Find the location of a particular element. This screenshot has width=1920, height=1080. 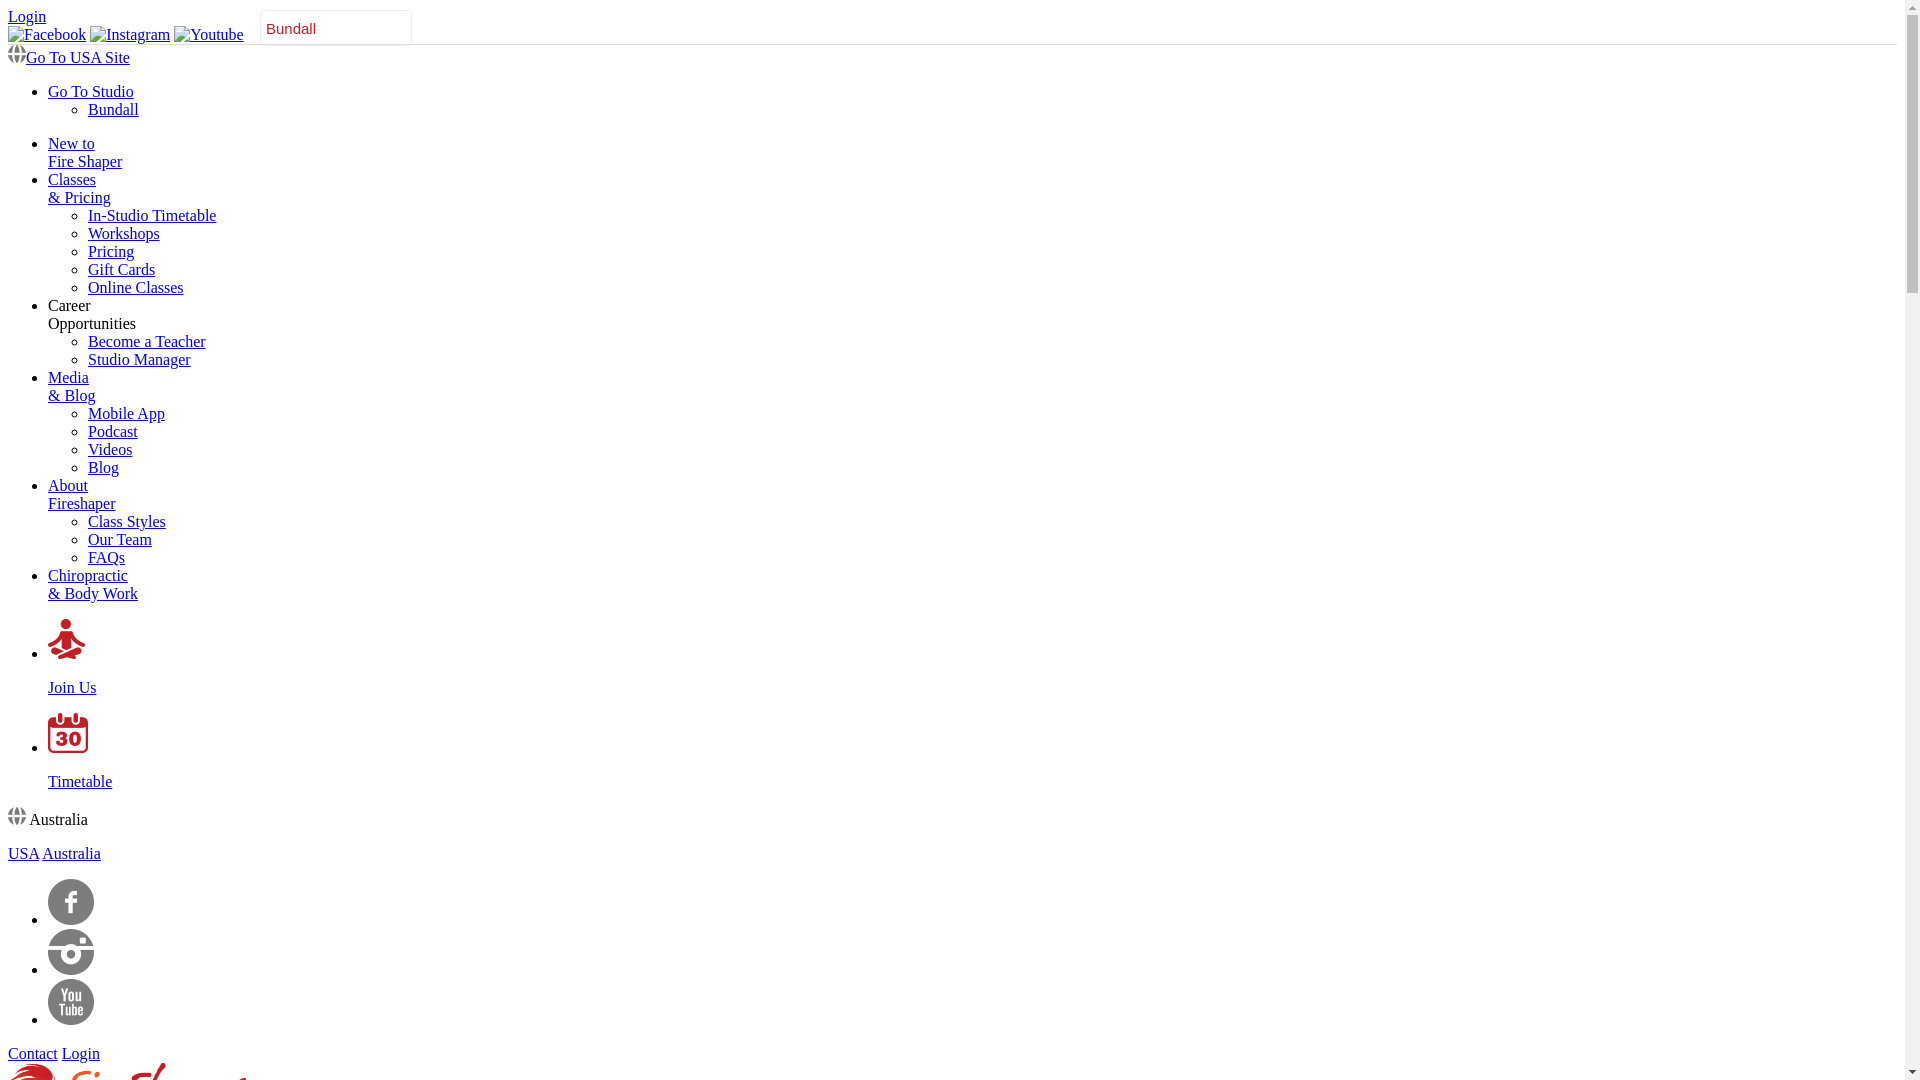

'USA' is located at coordinates (23, 853).